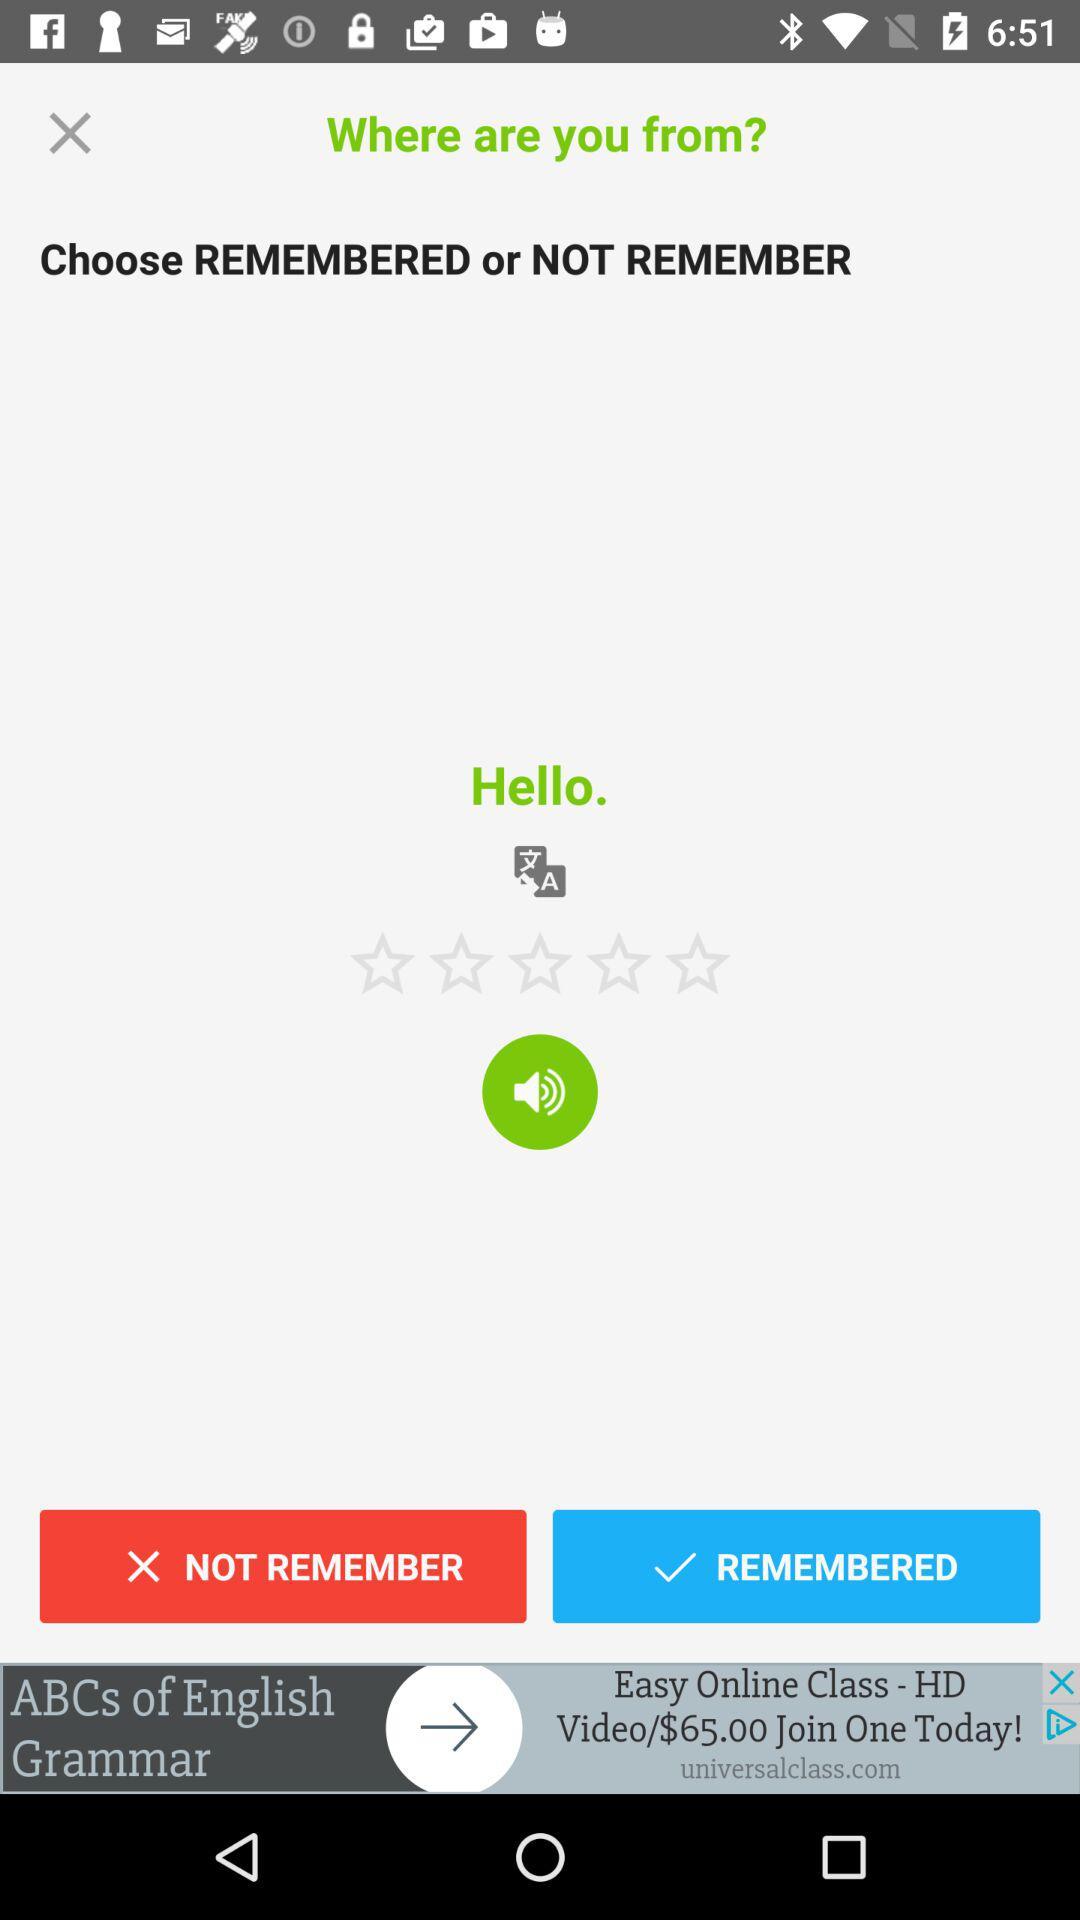 This screenshot has width=1080, height=1920. Describe the element at coordinates (540, 1090) in the screenshot. I see `the volume icon` at that location.